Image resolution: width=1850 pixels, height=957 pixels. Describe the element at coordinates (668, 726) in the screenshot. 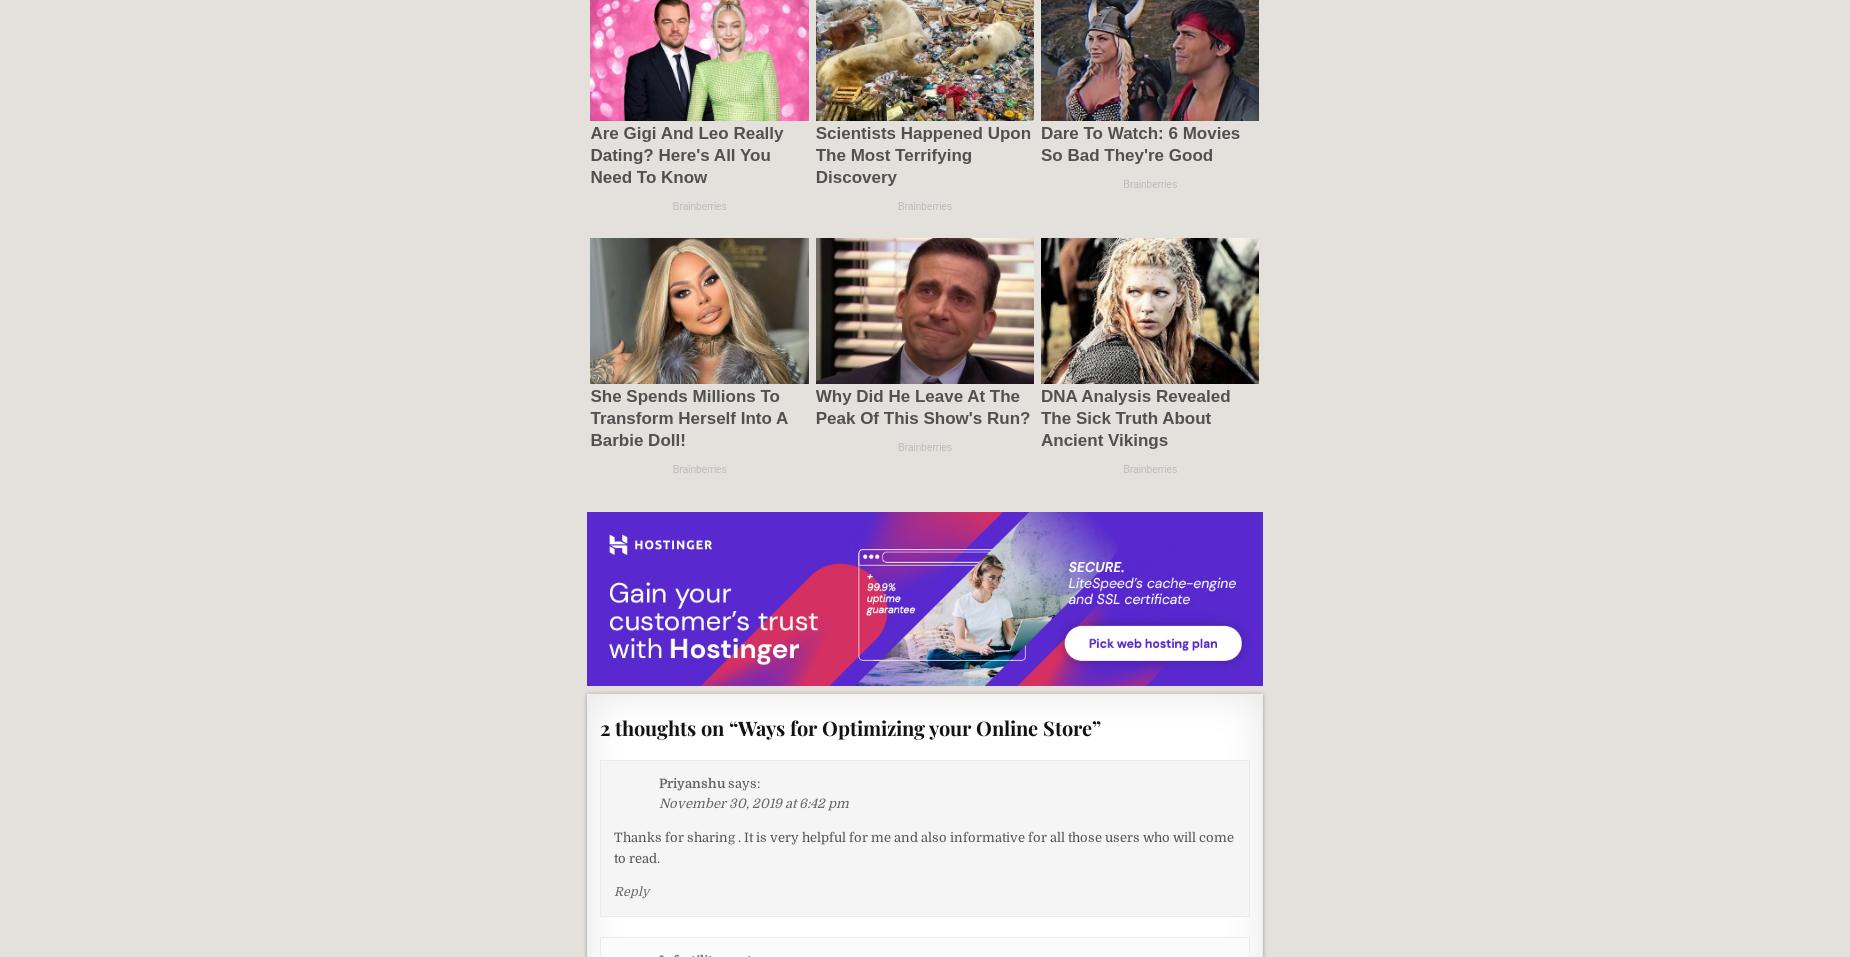

I see `'2 thoughts on “'` at that location.